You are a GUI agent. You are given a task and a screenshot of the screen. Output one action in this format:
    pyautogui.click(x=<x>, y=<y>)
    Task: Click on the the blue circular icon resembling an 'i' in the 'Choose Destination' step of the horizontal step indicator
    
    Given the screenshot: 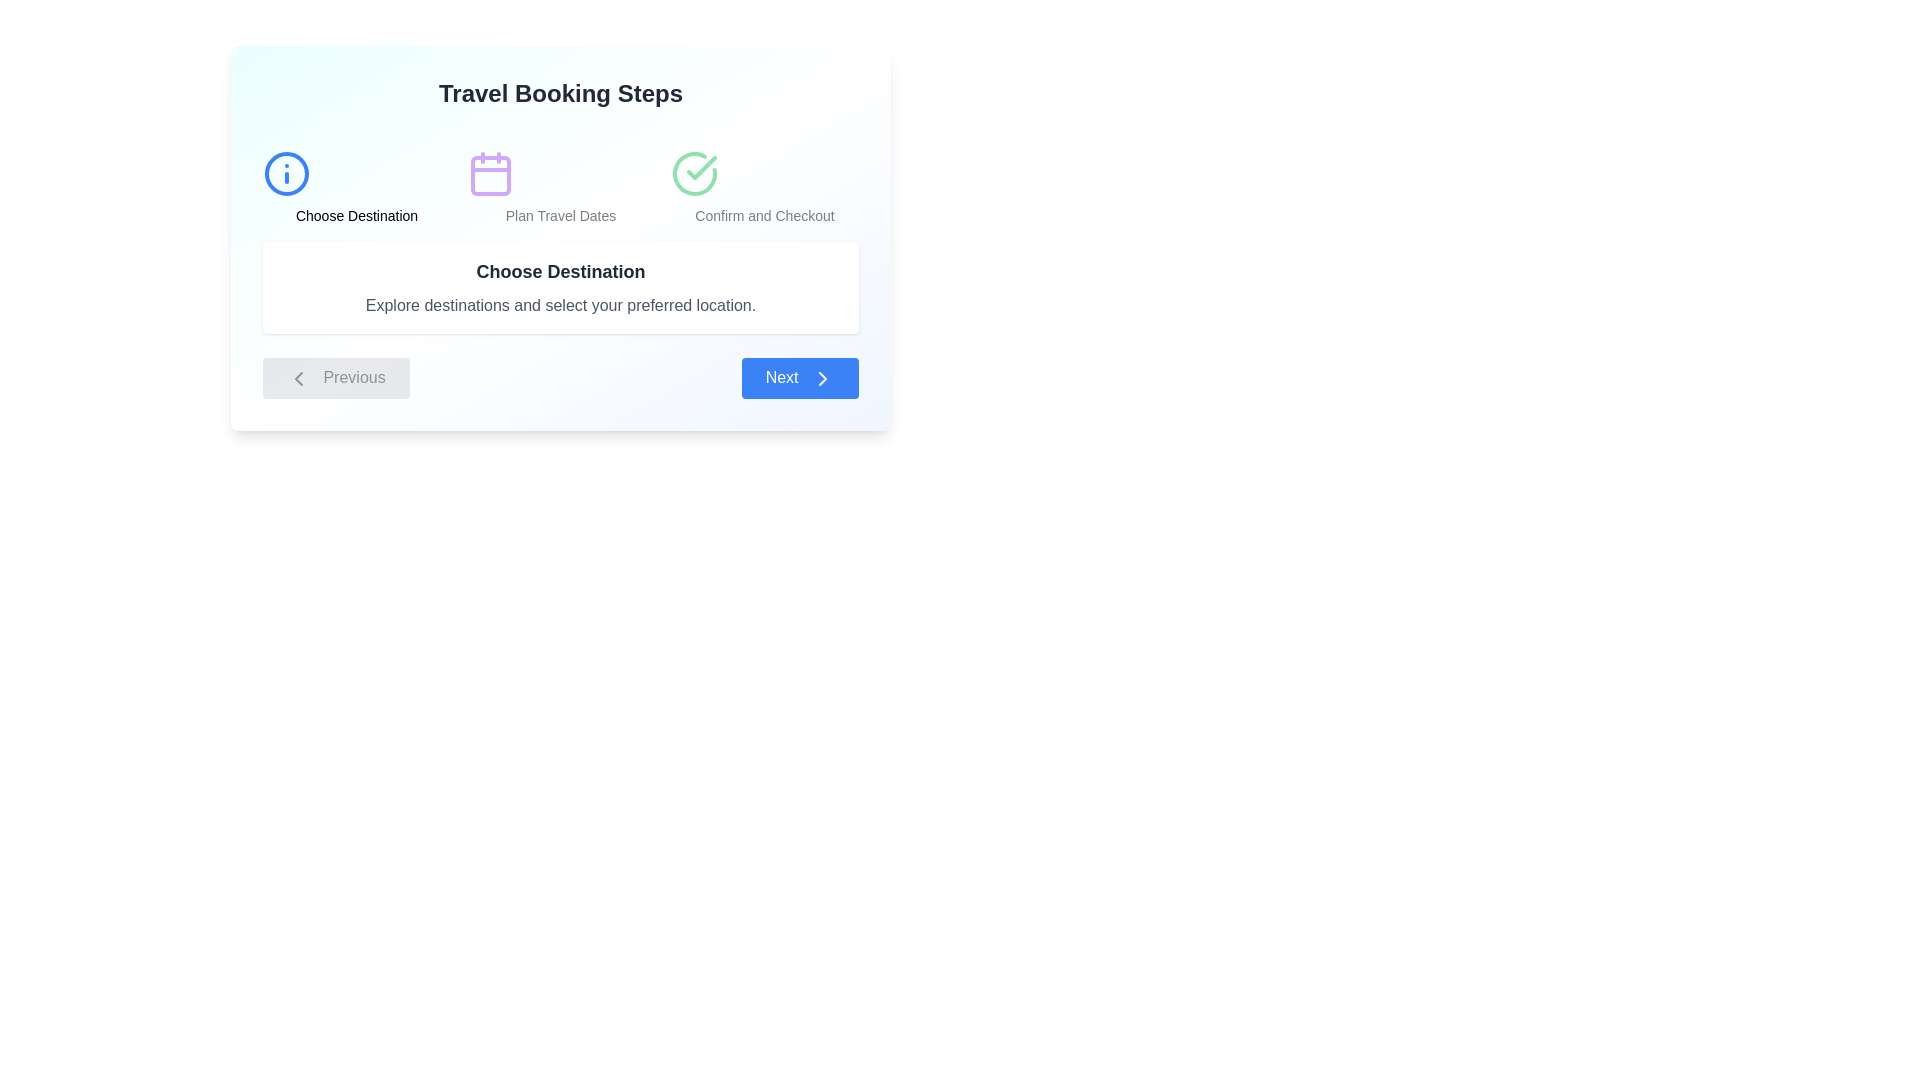 What is the action you would take?
    pyautogui.click(x=286, y=172)
    